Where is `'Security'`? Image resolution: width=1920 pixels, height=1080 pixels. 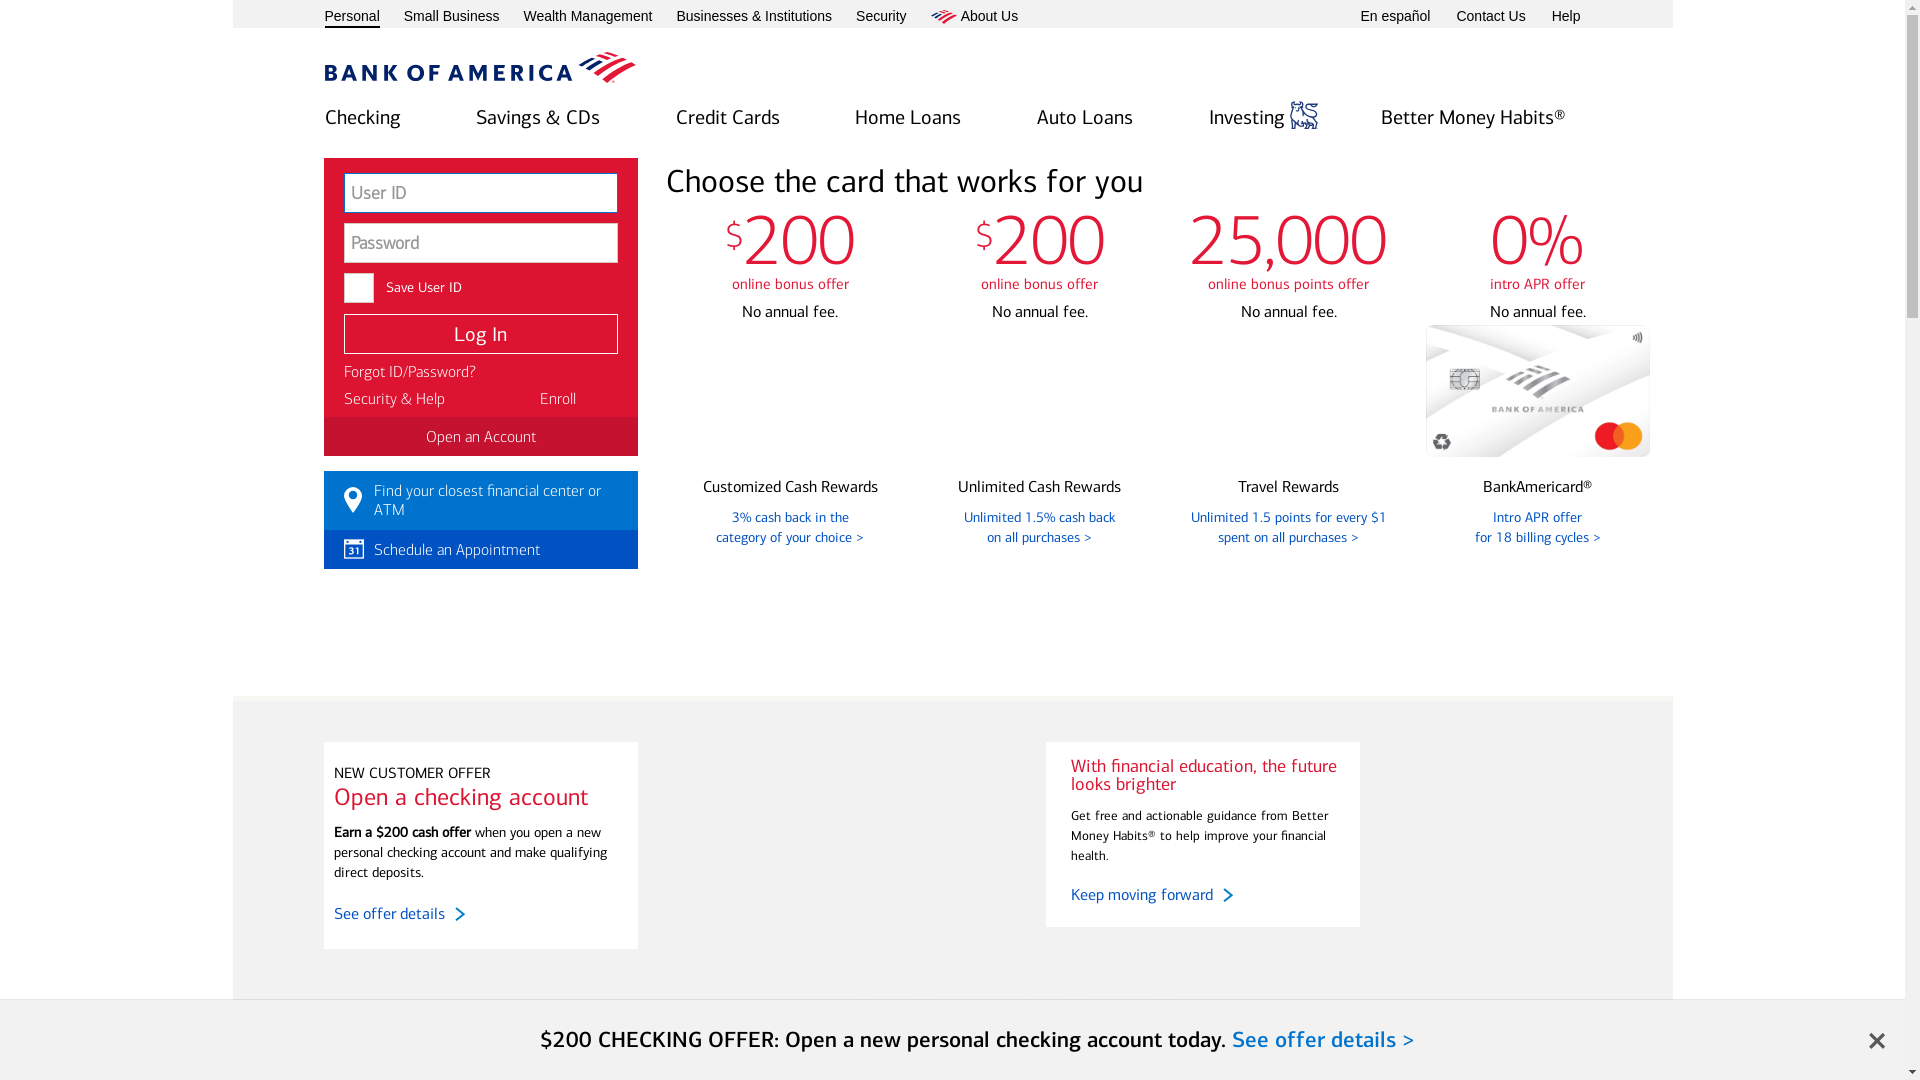
'Security' is located at coordinates (880, 16).